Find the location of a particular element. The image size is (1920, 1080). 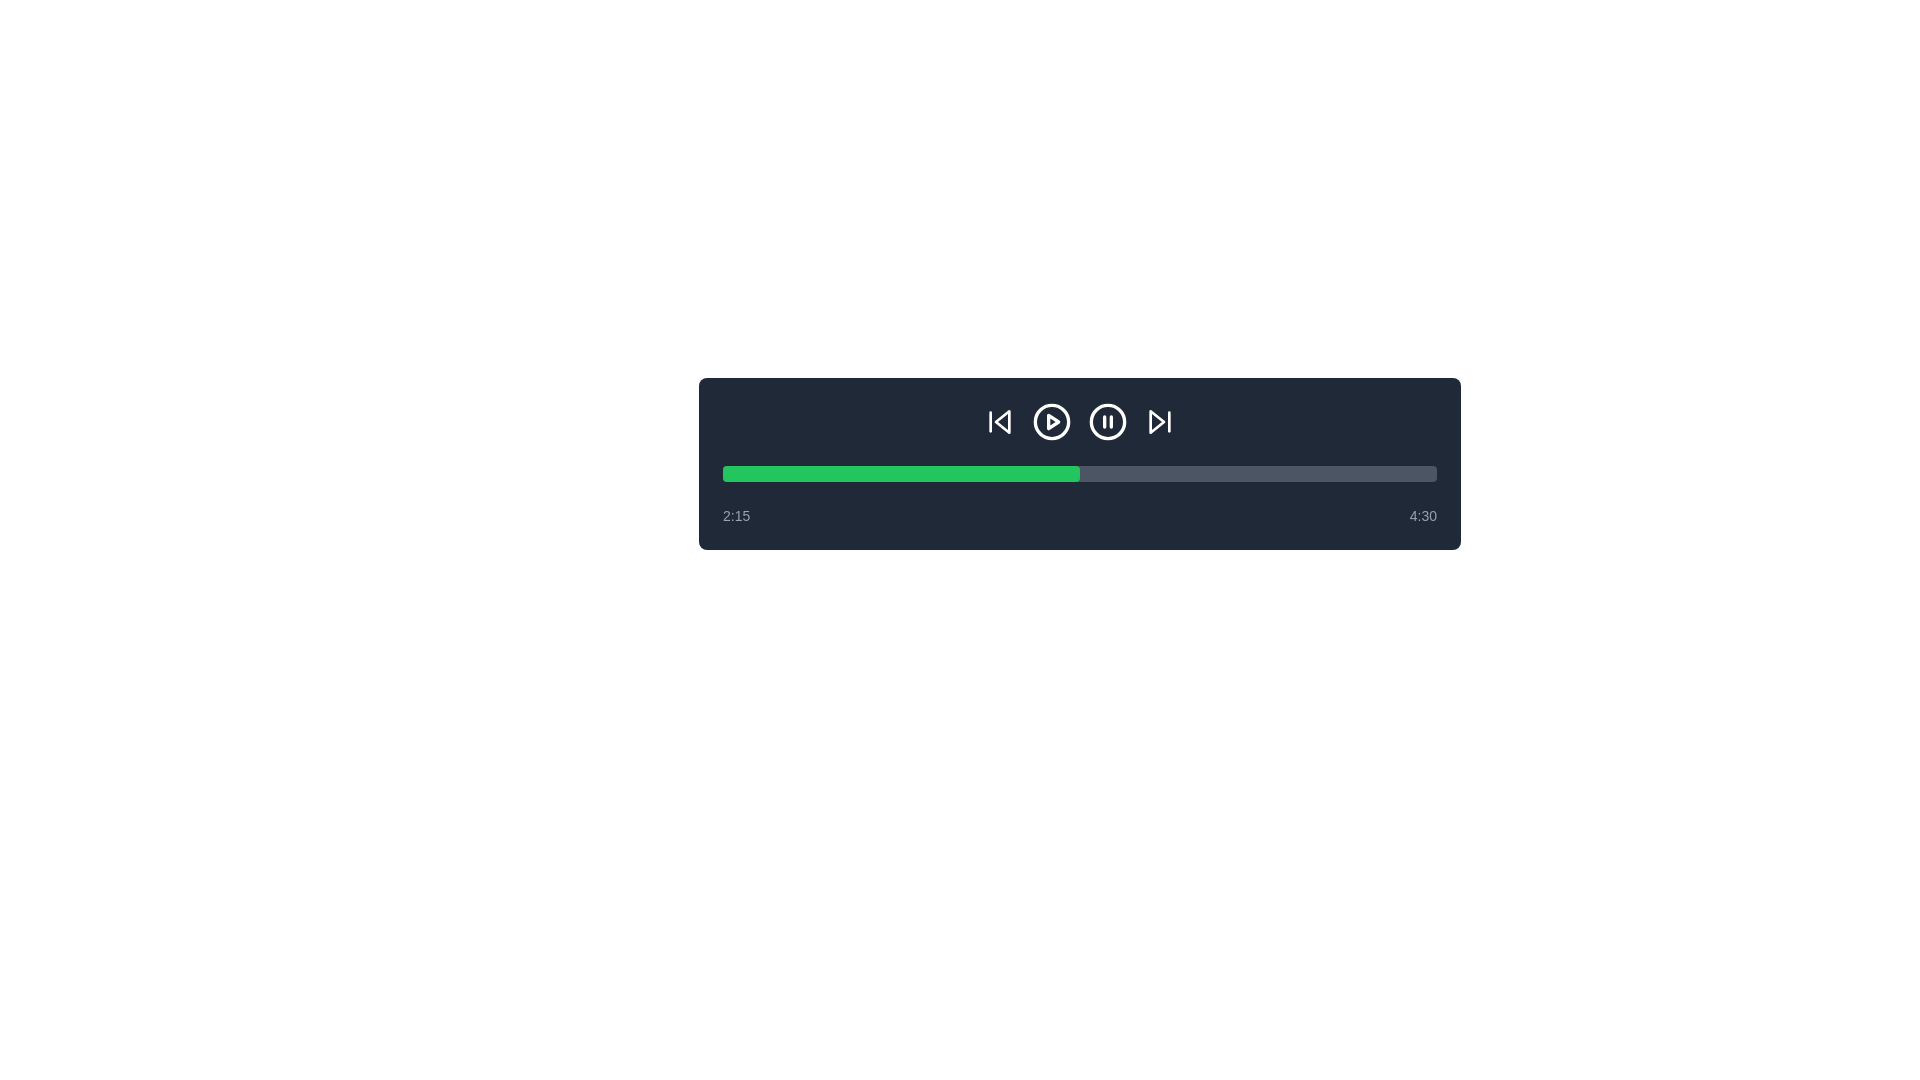

the Progress Bar that visually represents the progress of media playback, located centrally at the bottom of the music player interface is located at coordinates (1079, 474).